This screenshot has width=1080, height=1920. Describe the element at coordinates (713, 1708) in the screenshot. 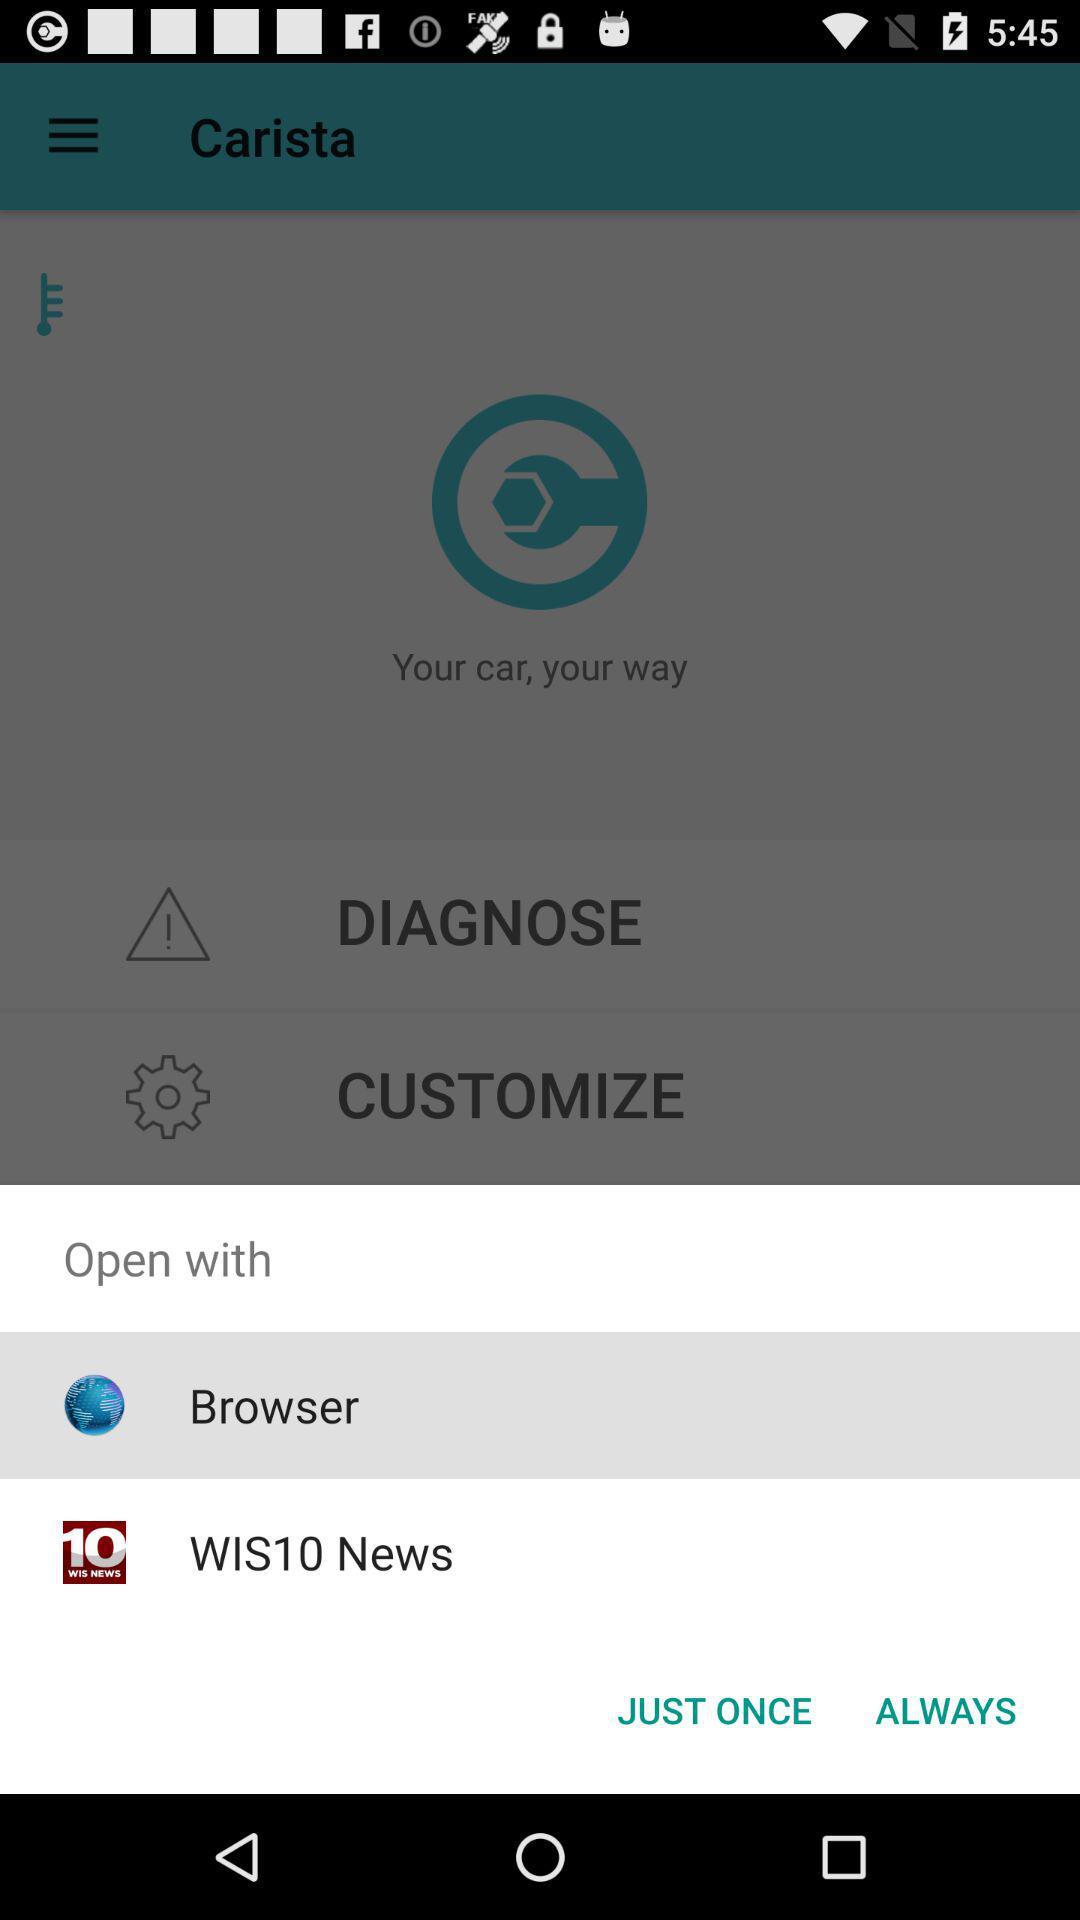

I see `button next to the always button` at that location.